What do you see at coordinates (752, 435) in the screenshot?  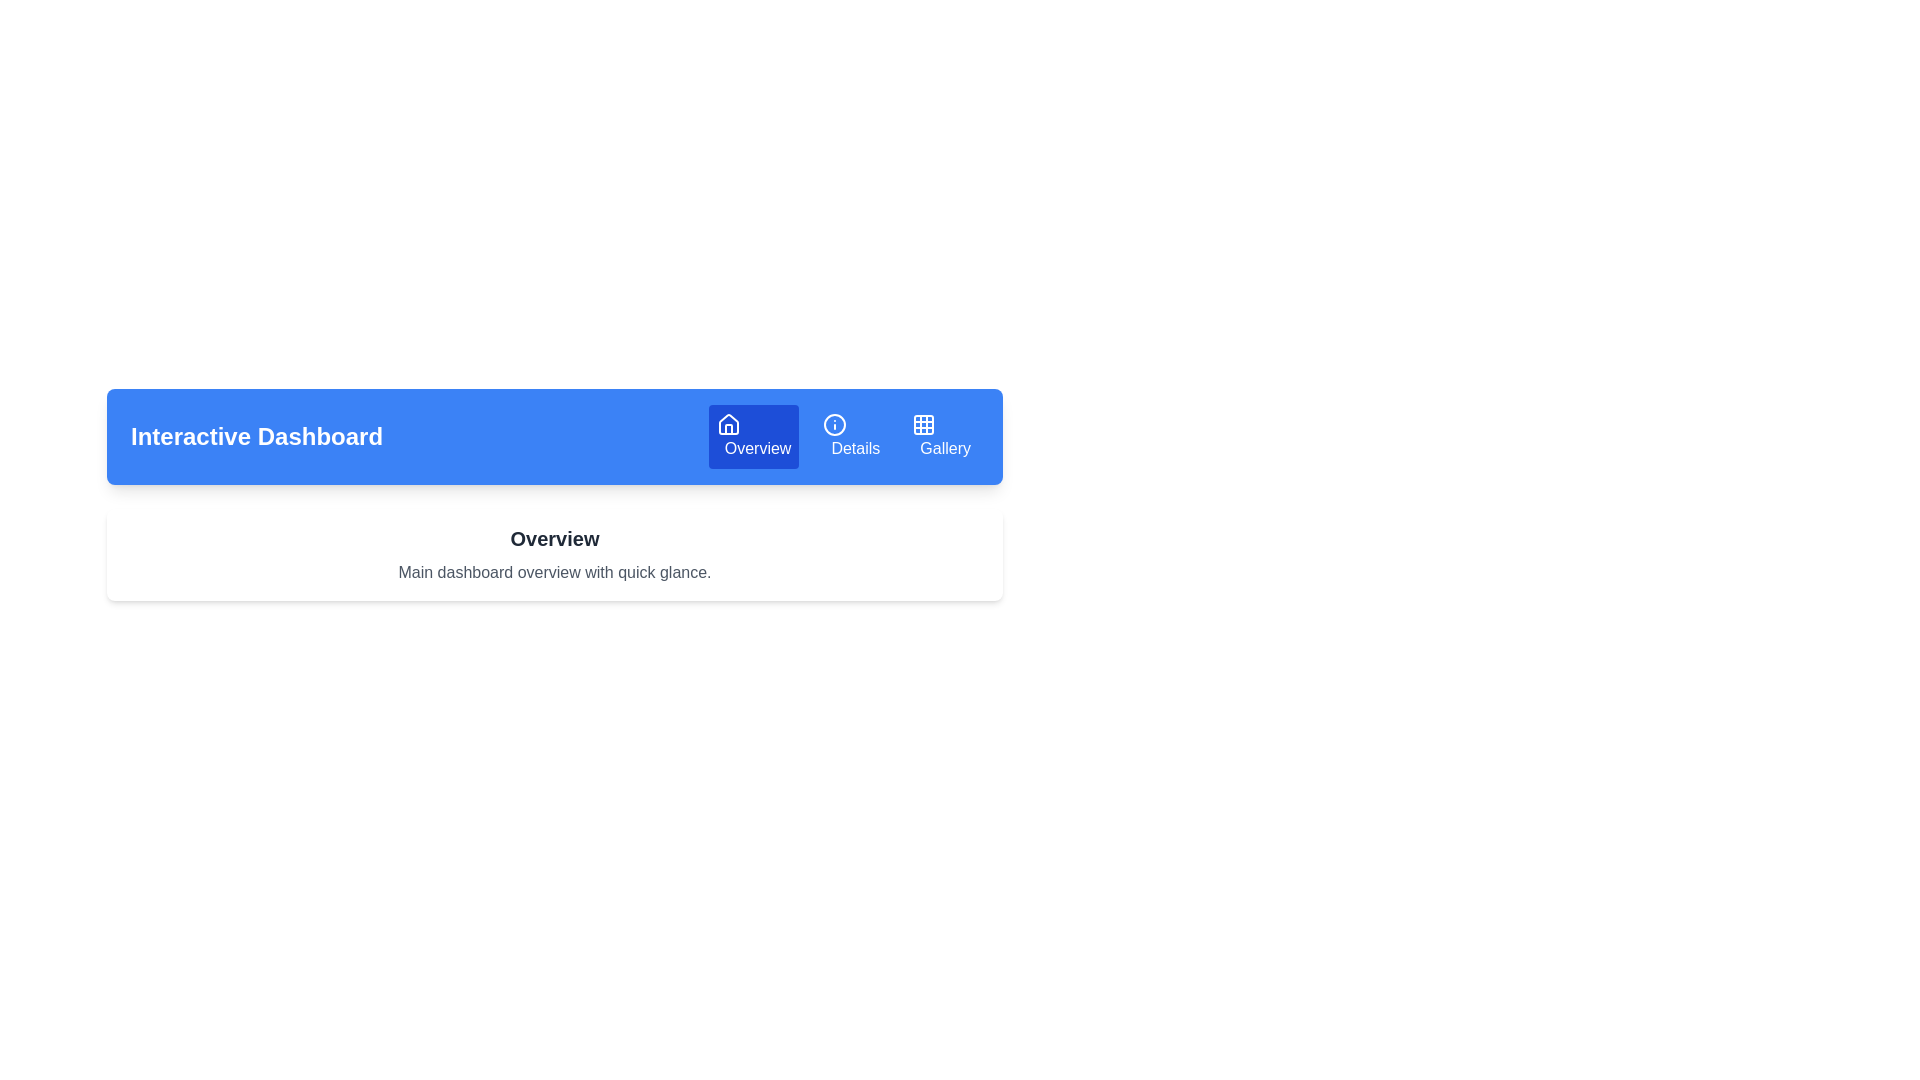 I see `the 'Overview' tab to activate it` at bounding box center [752, 435].